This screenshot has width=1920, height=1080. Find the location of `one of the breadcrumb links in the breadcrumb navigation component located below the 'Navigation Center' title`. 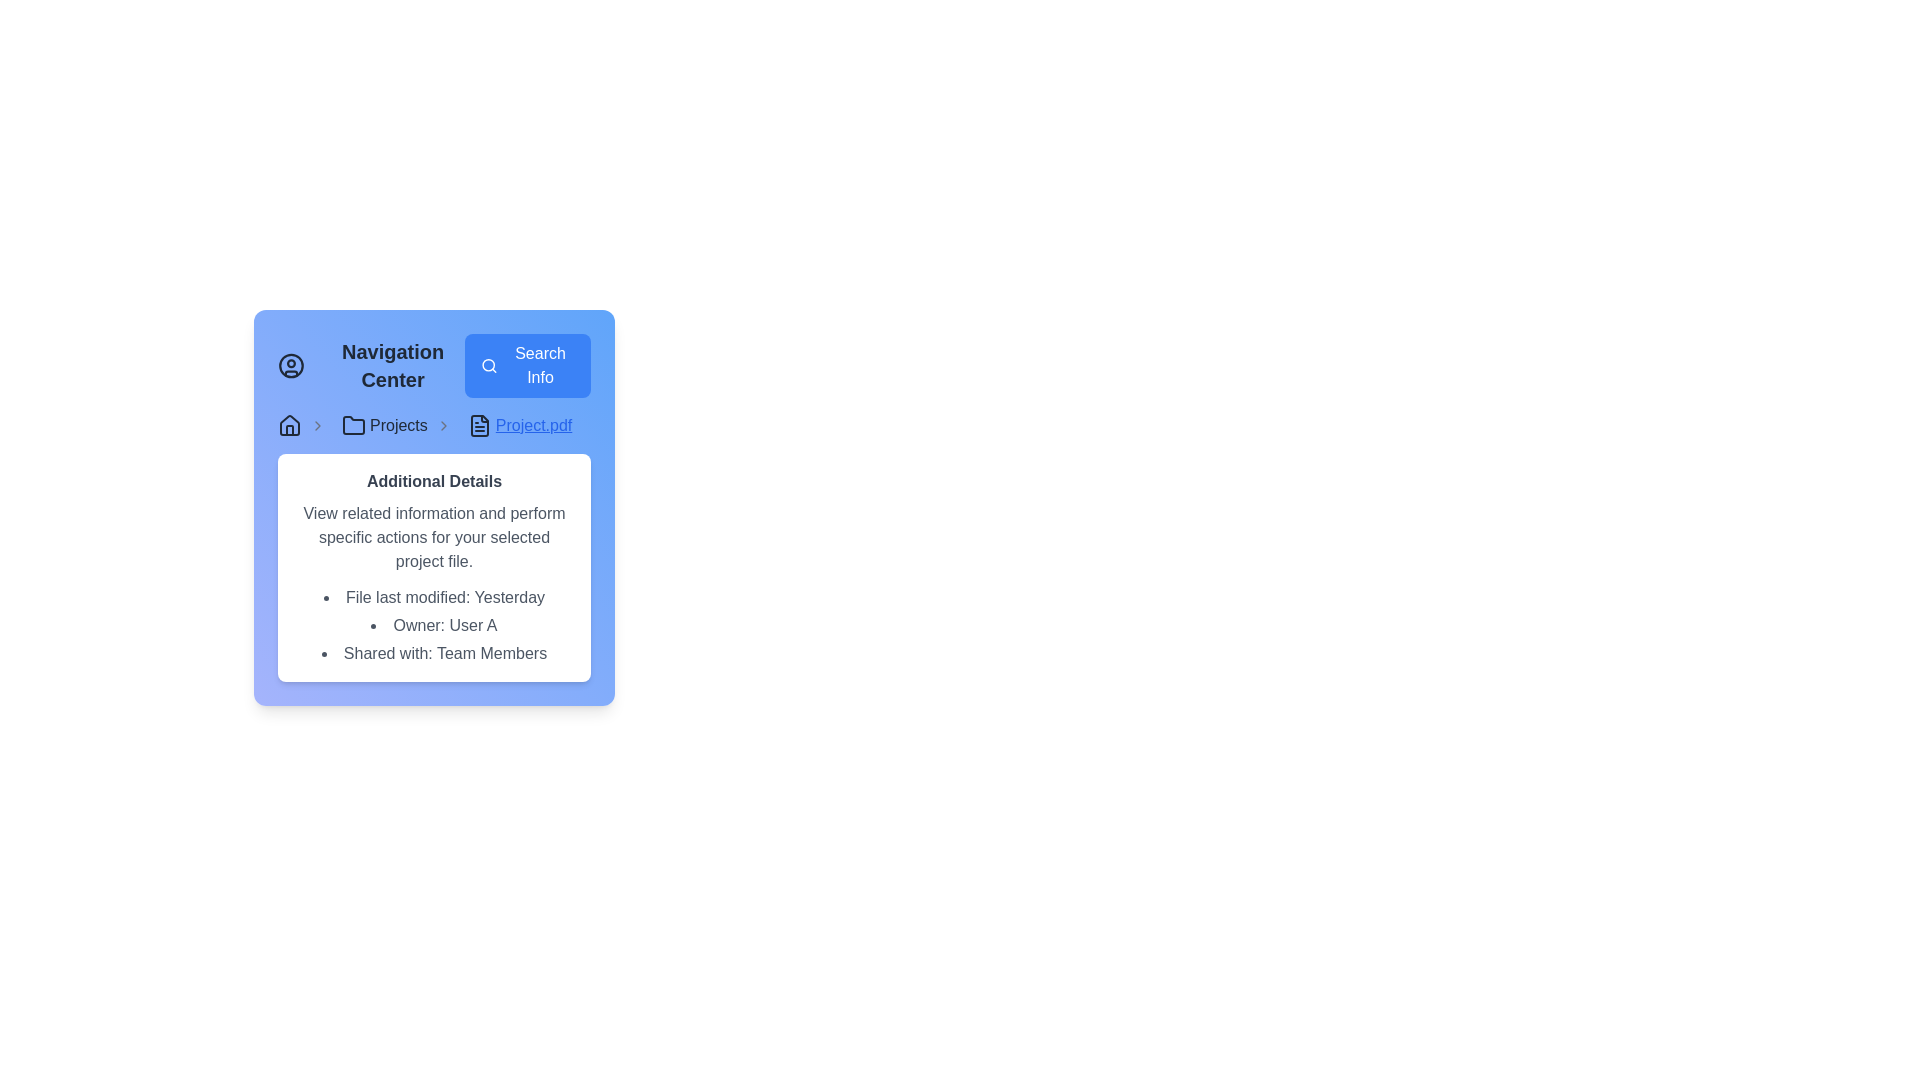

one of the breadcrumb links in the breadcrumb navigation component located below the 'Navigation Center' title is located at coordinates (433, 424).